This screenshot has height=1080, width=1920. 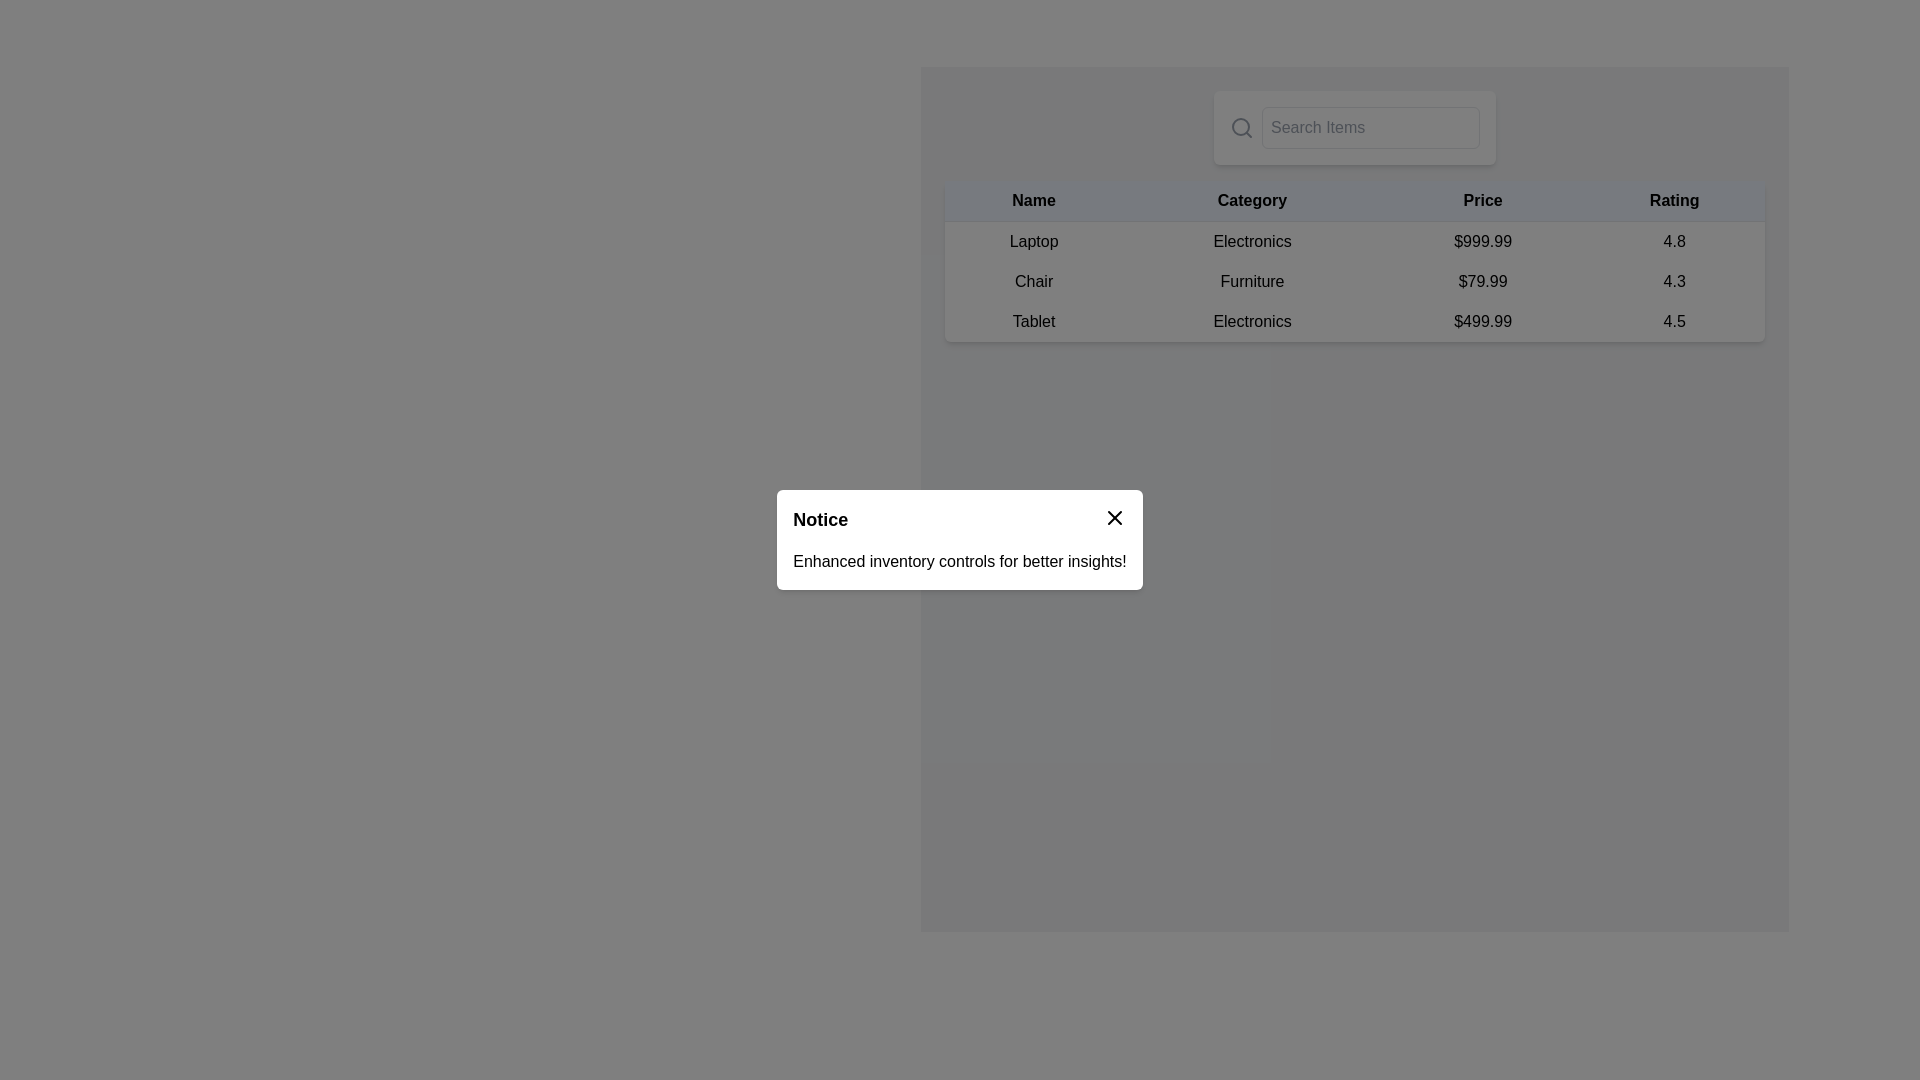 I want to click on the table header that indicates the rating values for the corresponding rows, located at the far right of the row following 'Price.', so click(x=1674, y=201).